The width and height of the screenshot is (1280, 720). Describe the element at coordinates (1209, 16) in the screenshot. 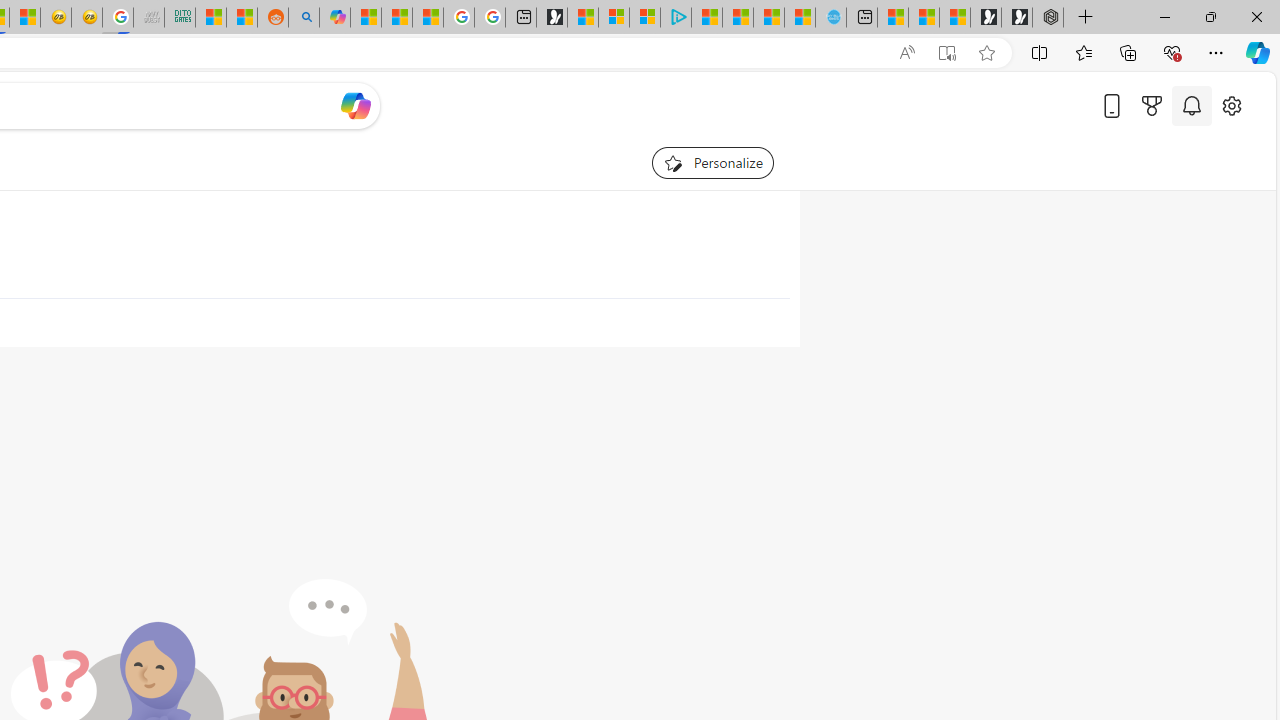

I see `'Restore'` at that location.